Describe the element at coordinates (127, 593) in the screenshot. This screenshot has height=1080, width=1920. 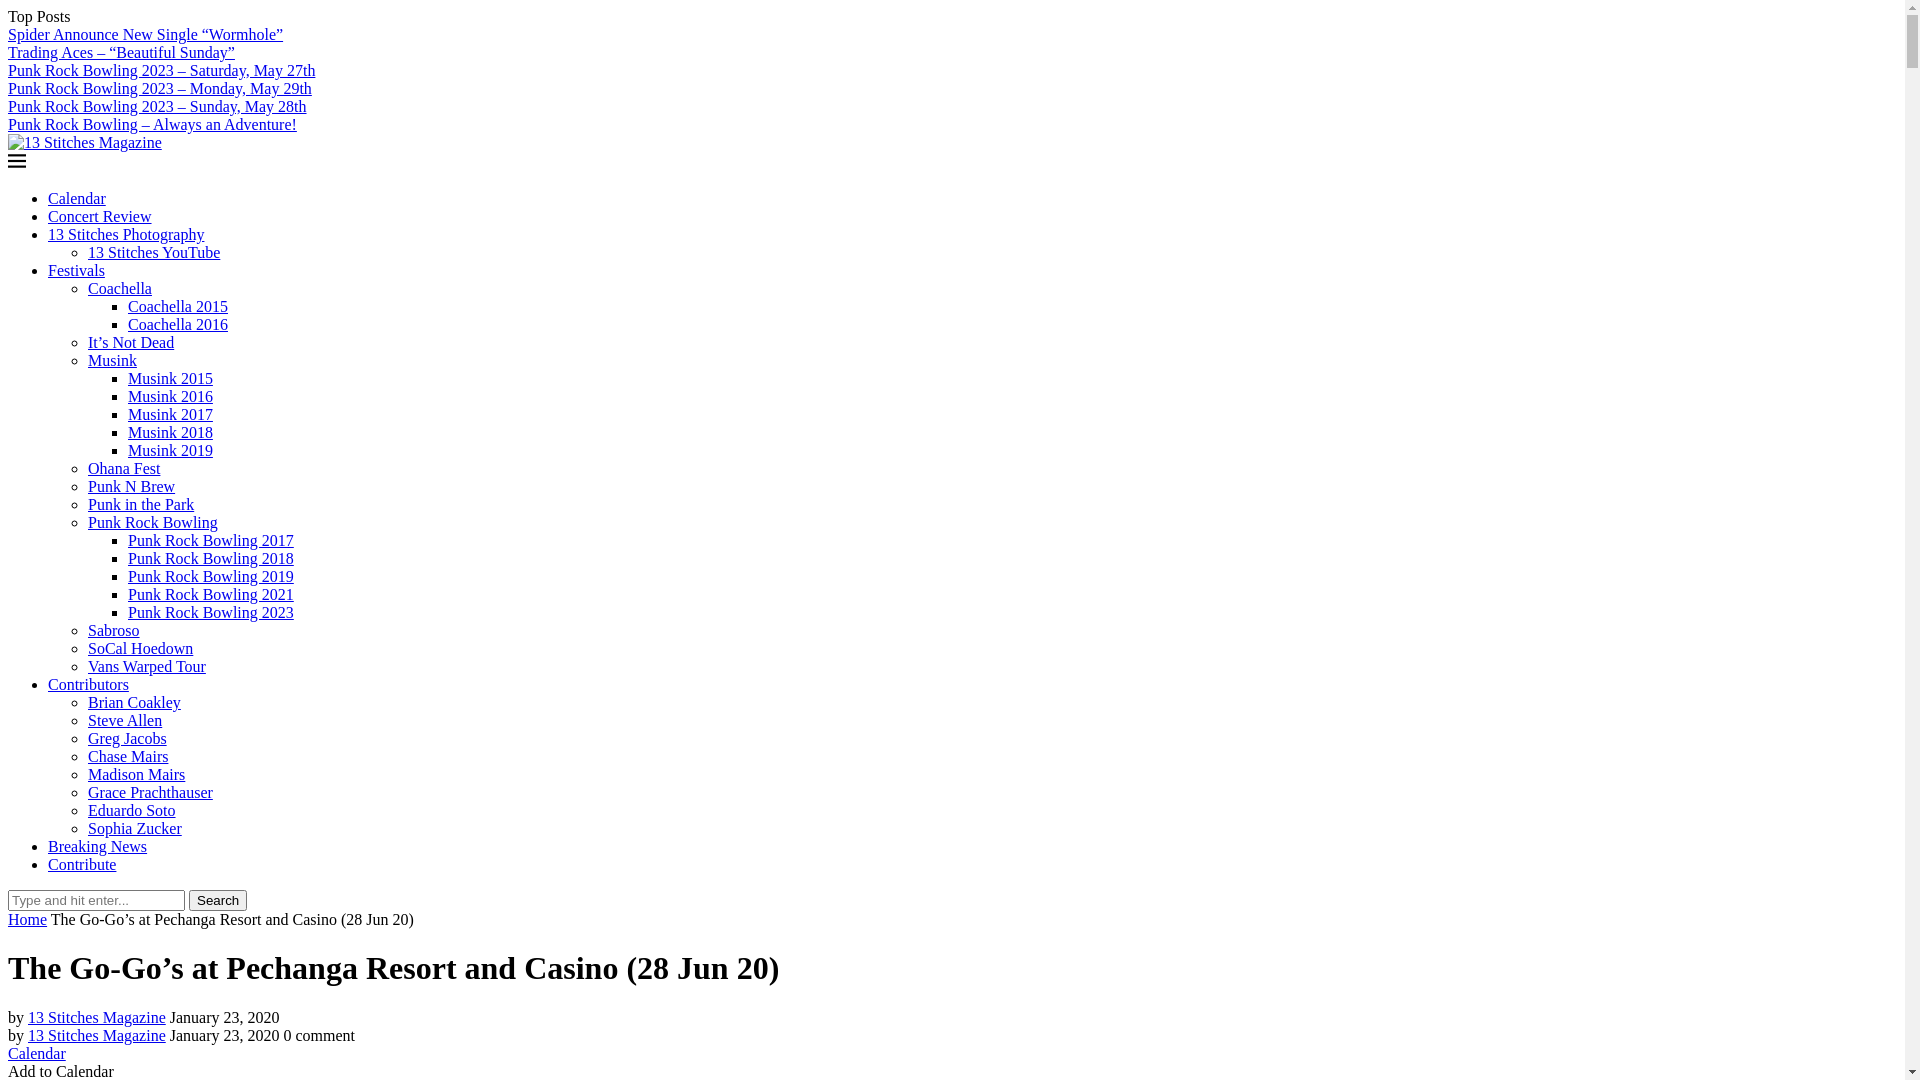
I see `'Punk Rock Bowling 2021'` at that location.